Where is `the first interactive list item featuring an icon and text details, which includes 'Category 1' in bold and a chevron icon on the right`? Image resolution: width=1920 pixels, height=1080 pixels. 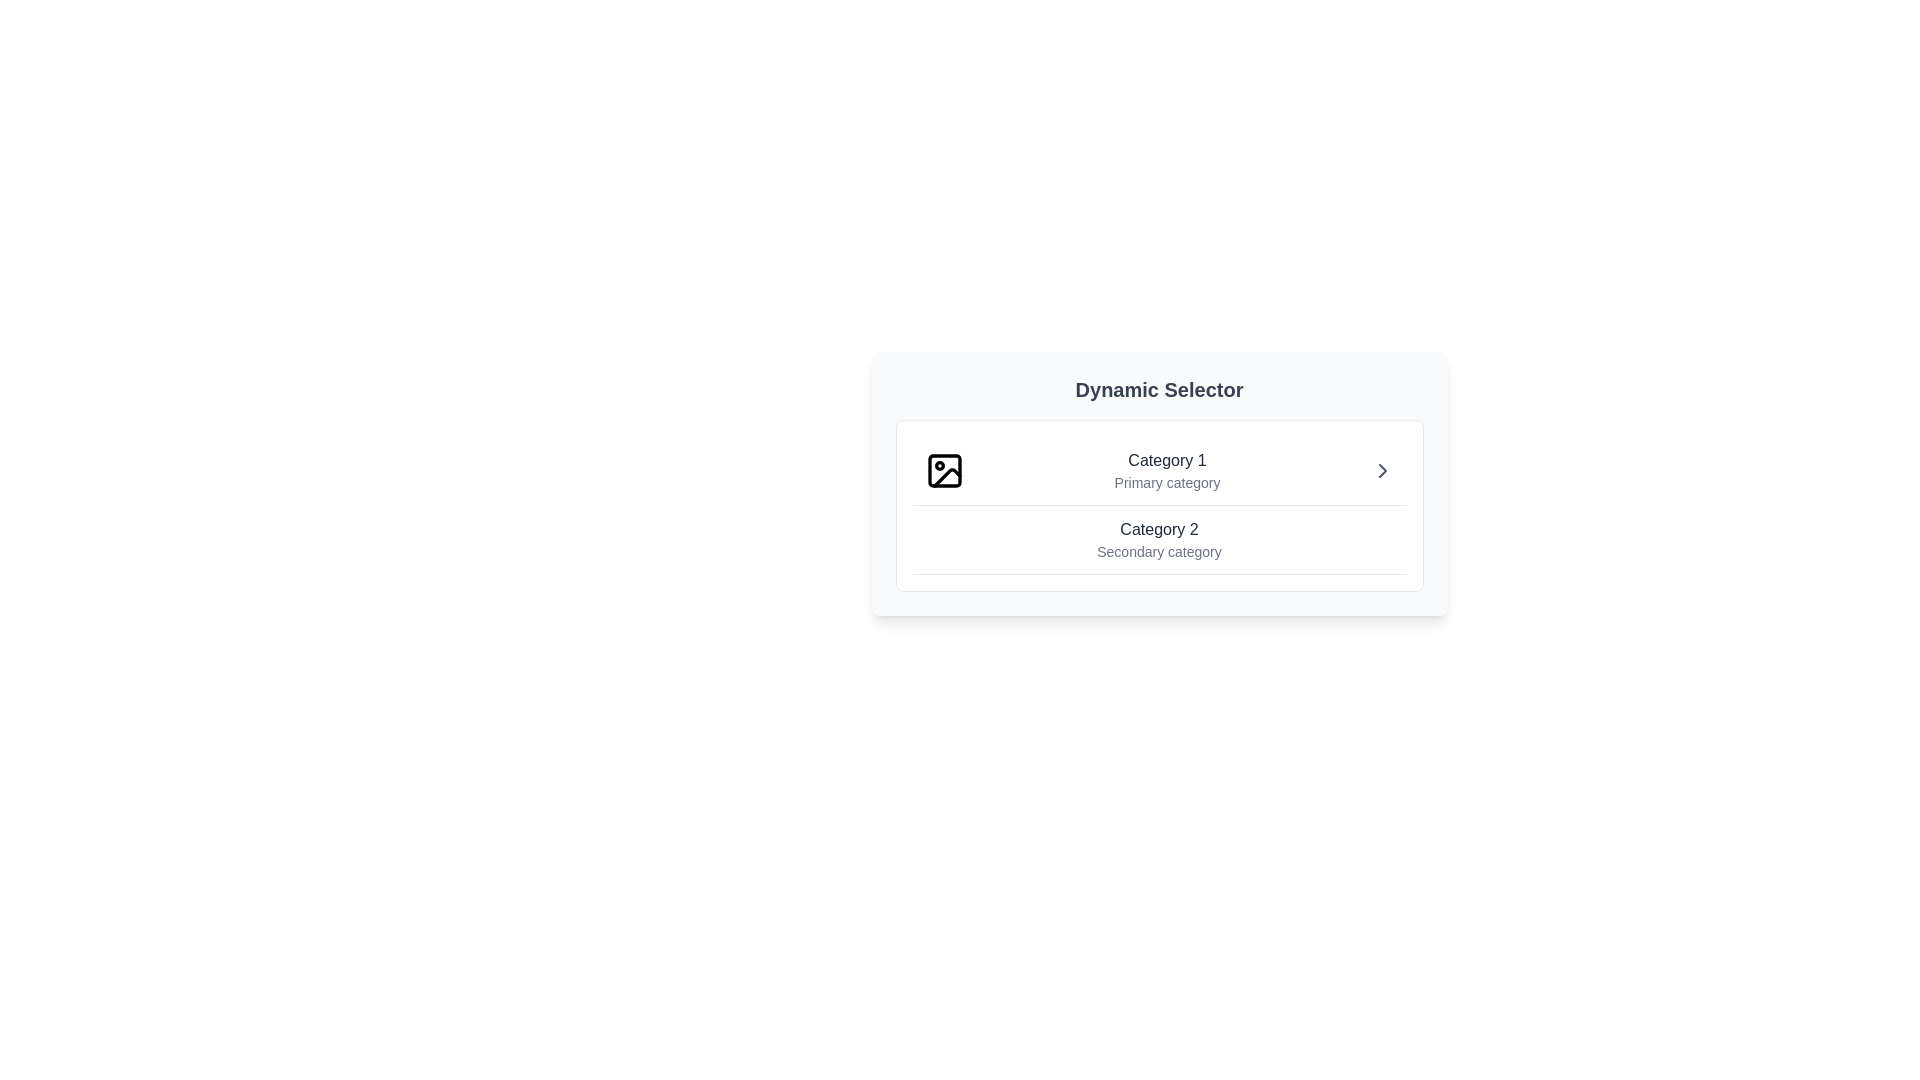 the first interactive list item featuring an icon and text details, which includes 'Category 1' in bold and a chevron icon on the right is located at coordinates (1159, 471).